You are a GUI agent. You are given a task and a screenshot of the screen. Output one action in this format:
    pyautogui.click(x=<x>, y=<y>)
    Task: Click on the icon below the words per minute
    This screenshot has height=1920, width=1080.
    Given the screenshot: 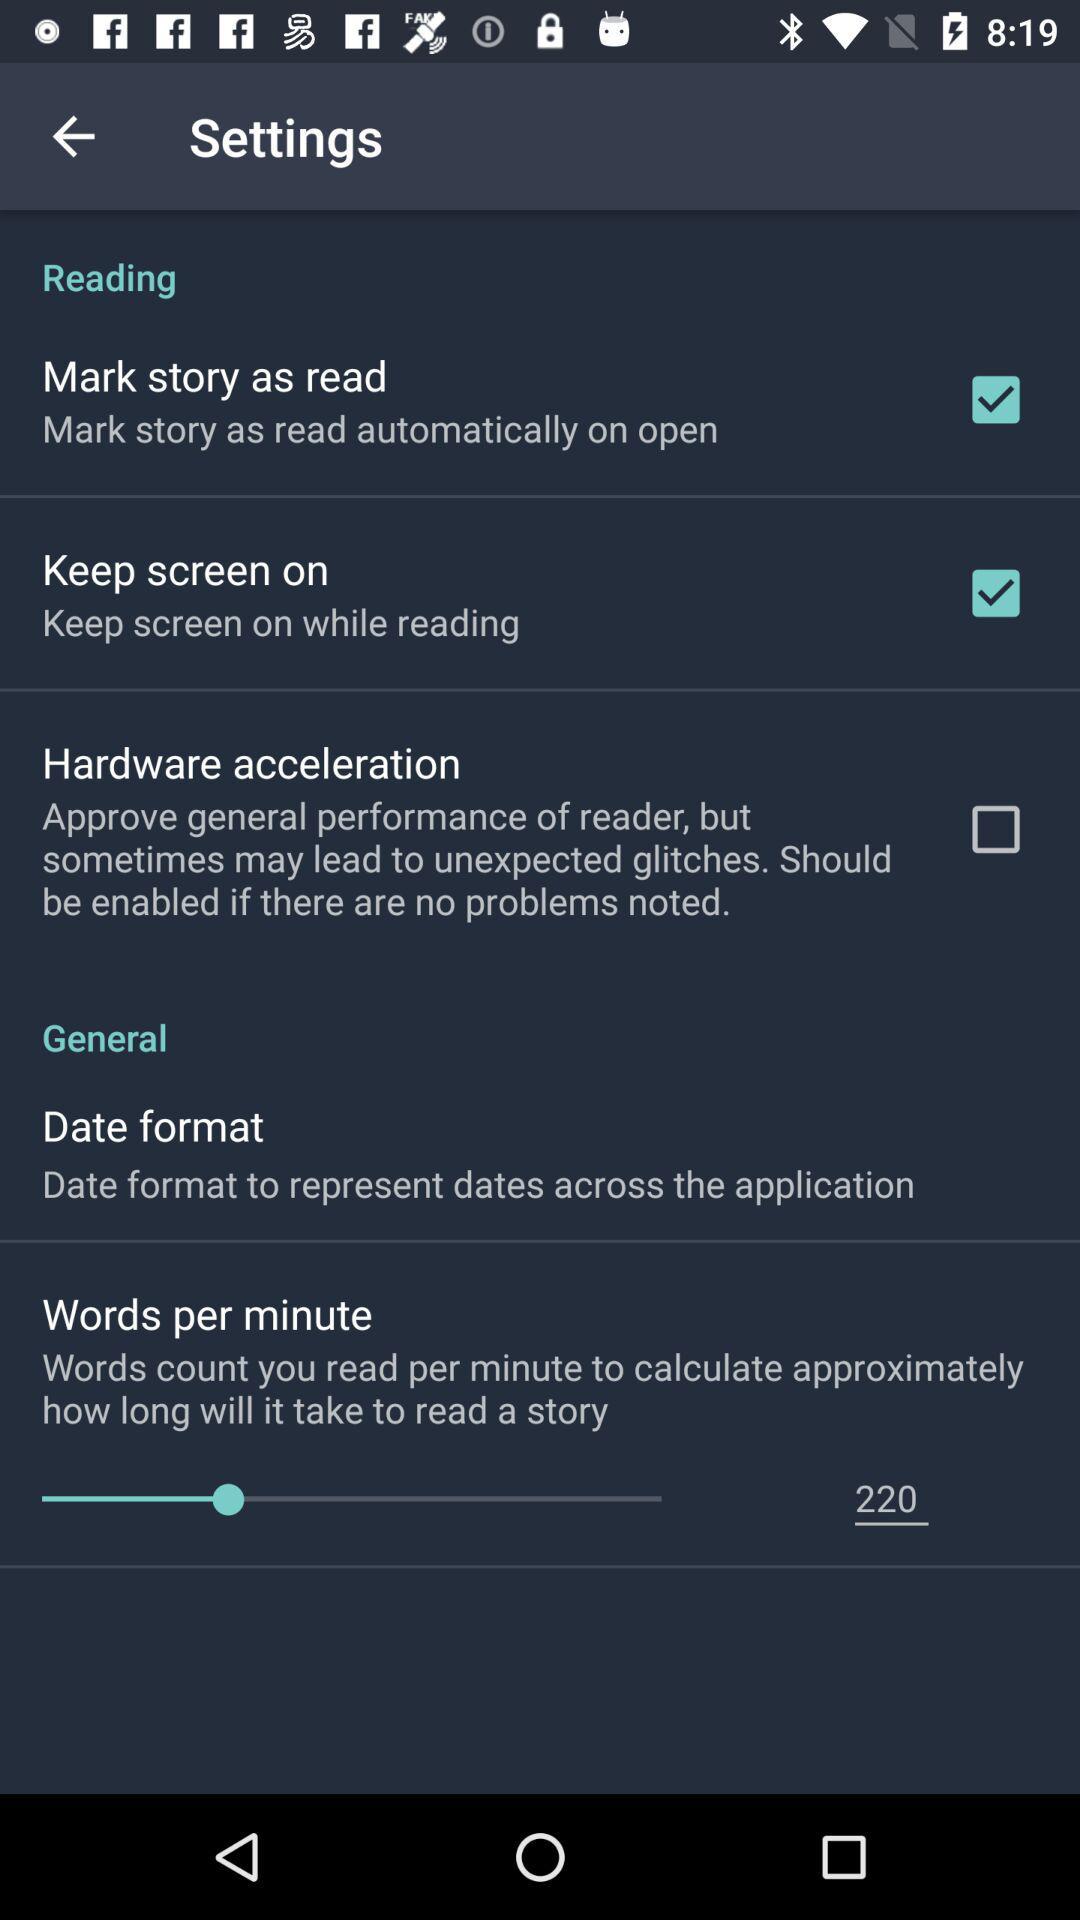 What is the action you would take?
    pyautogui.click(x=560, y=1386)
    